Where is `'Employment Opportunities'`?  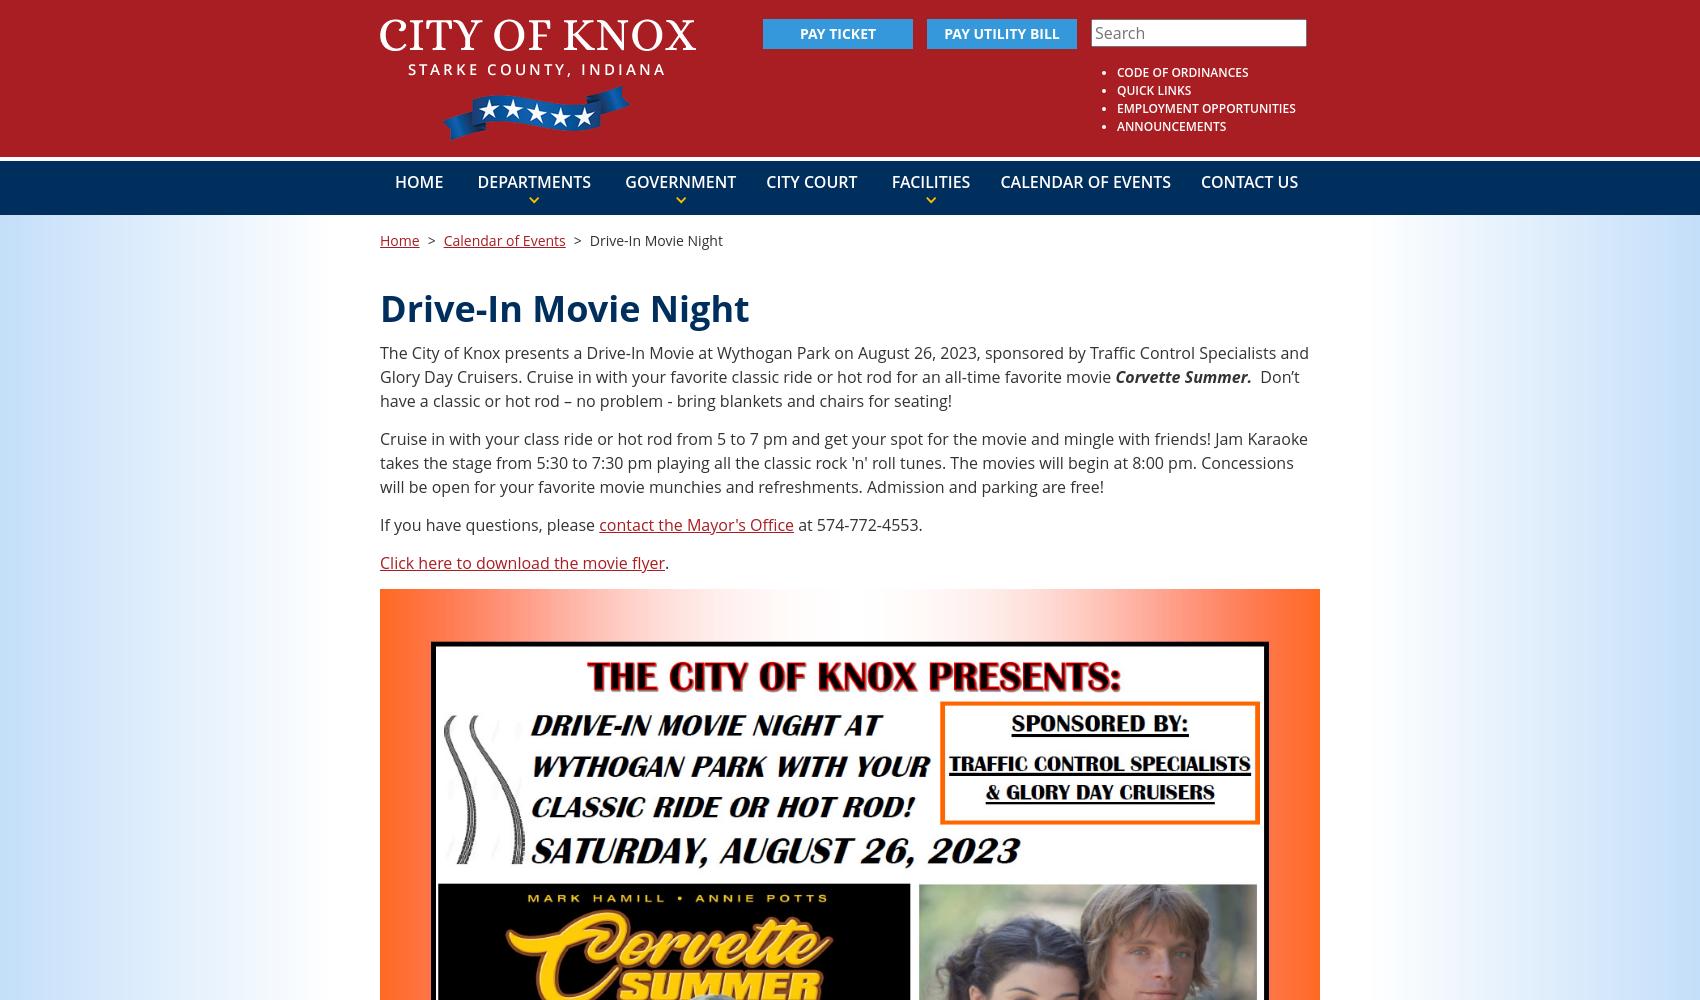 'Employment Opportunities' is located at coordinates (1204, 107).